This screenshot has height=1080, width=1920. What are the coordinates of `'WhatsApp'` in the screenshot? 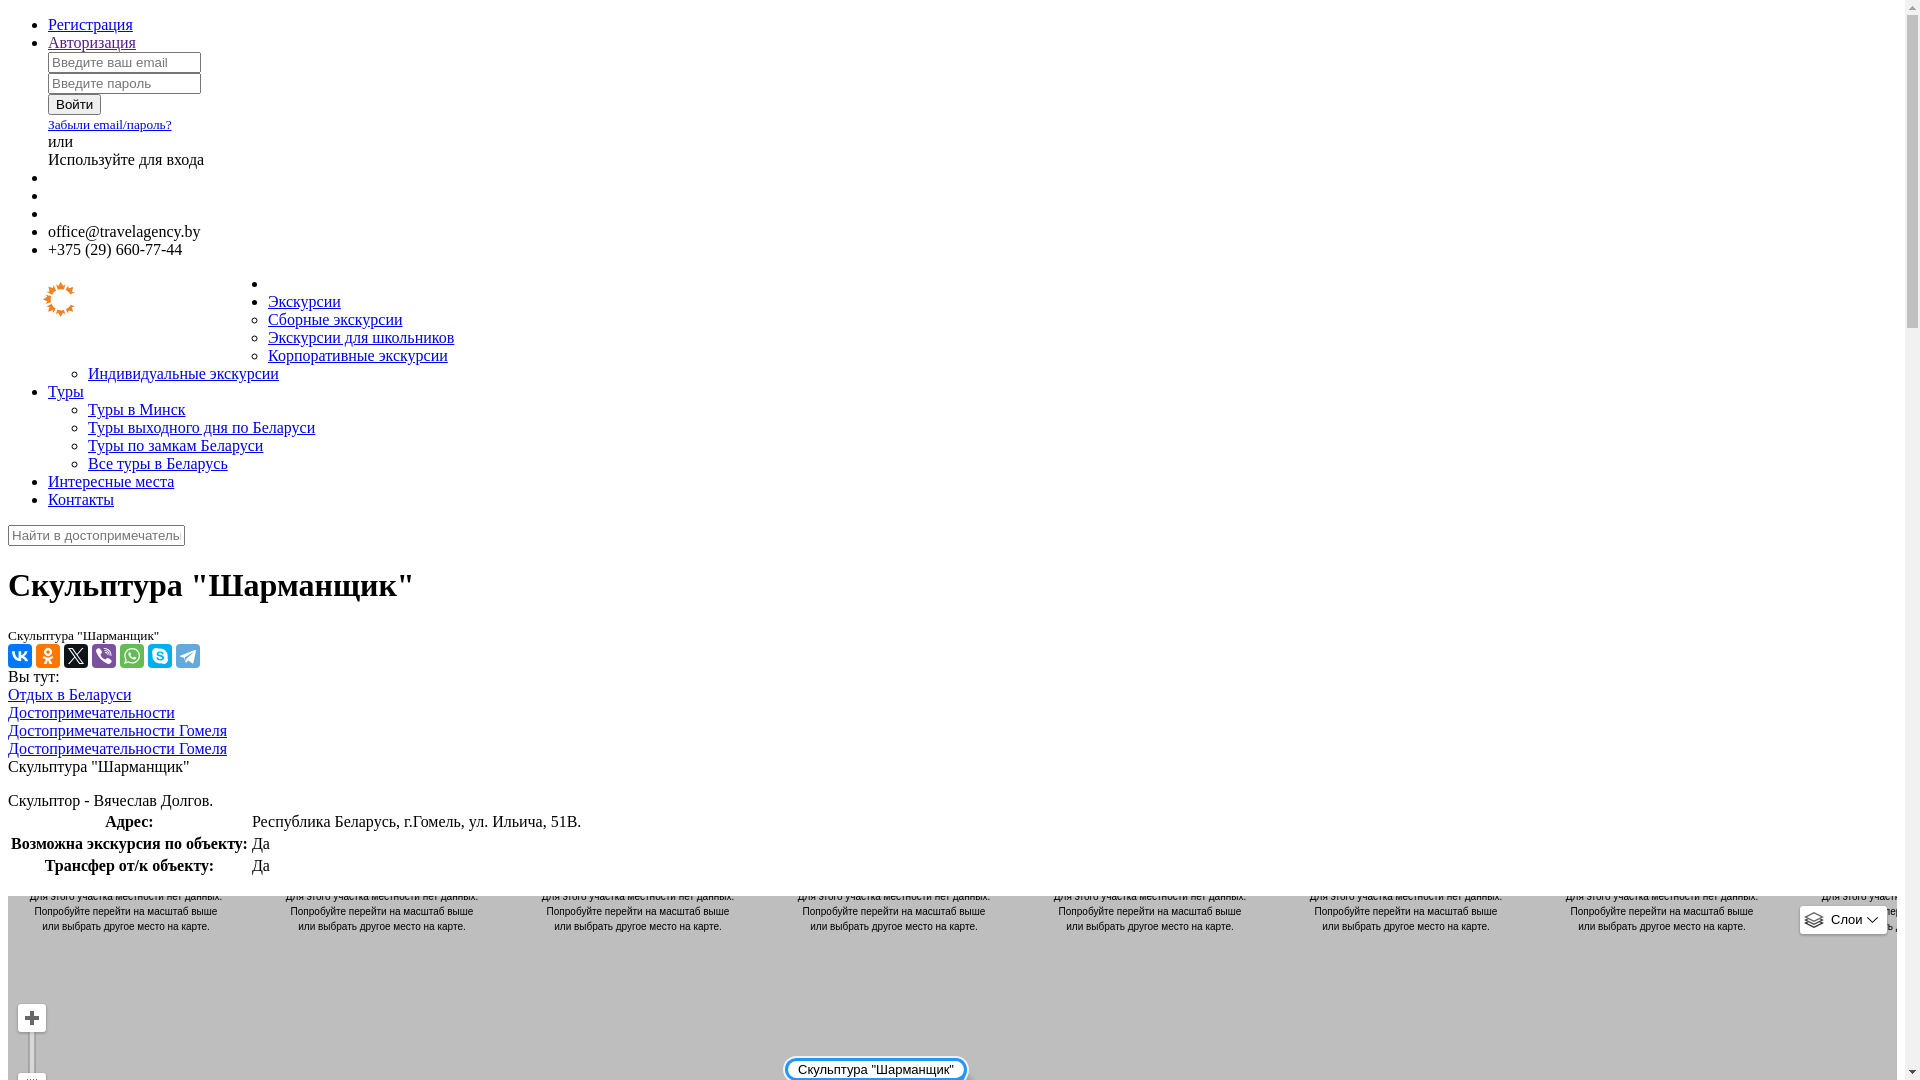 It's located at (131, 655).